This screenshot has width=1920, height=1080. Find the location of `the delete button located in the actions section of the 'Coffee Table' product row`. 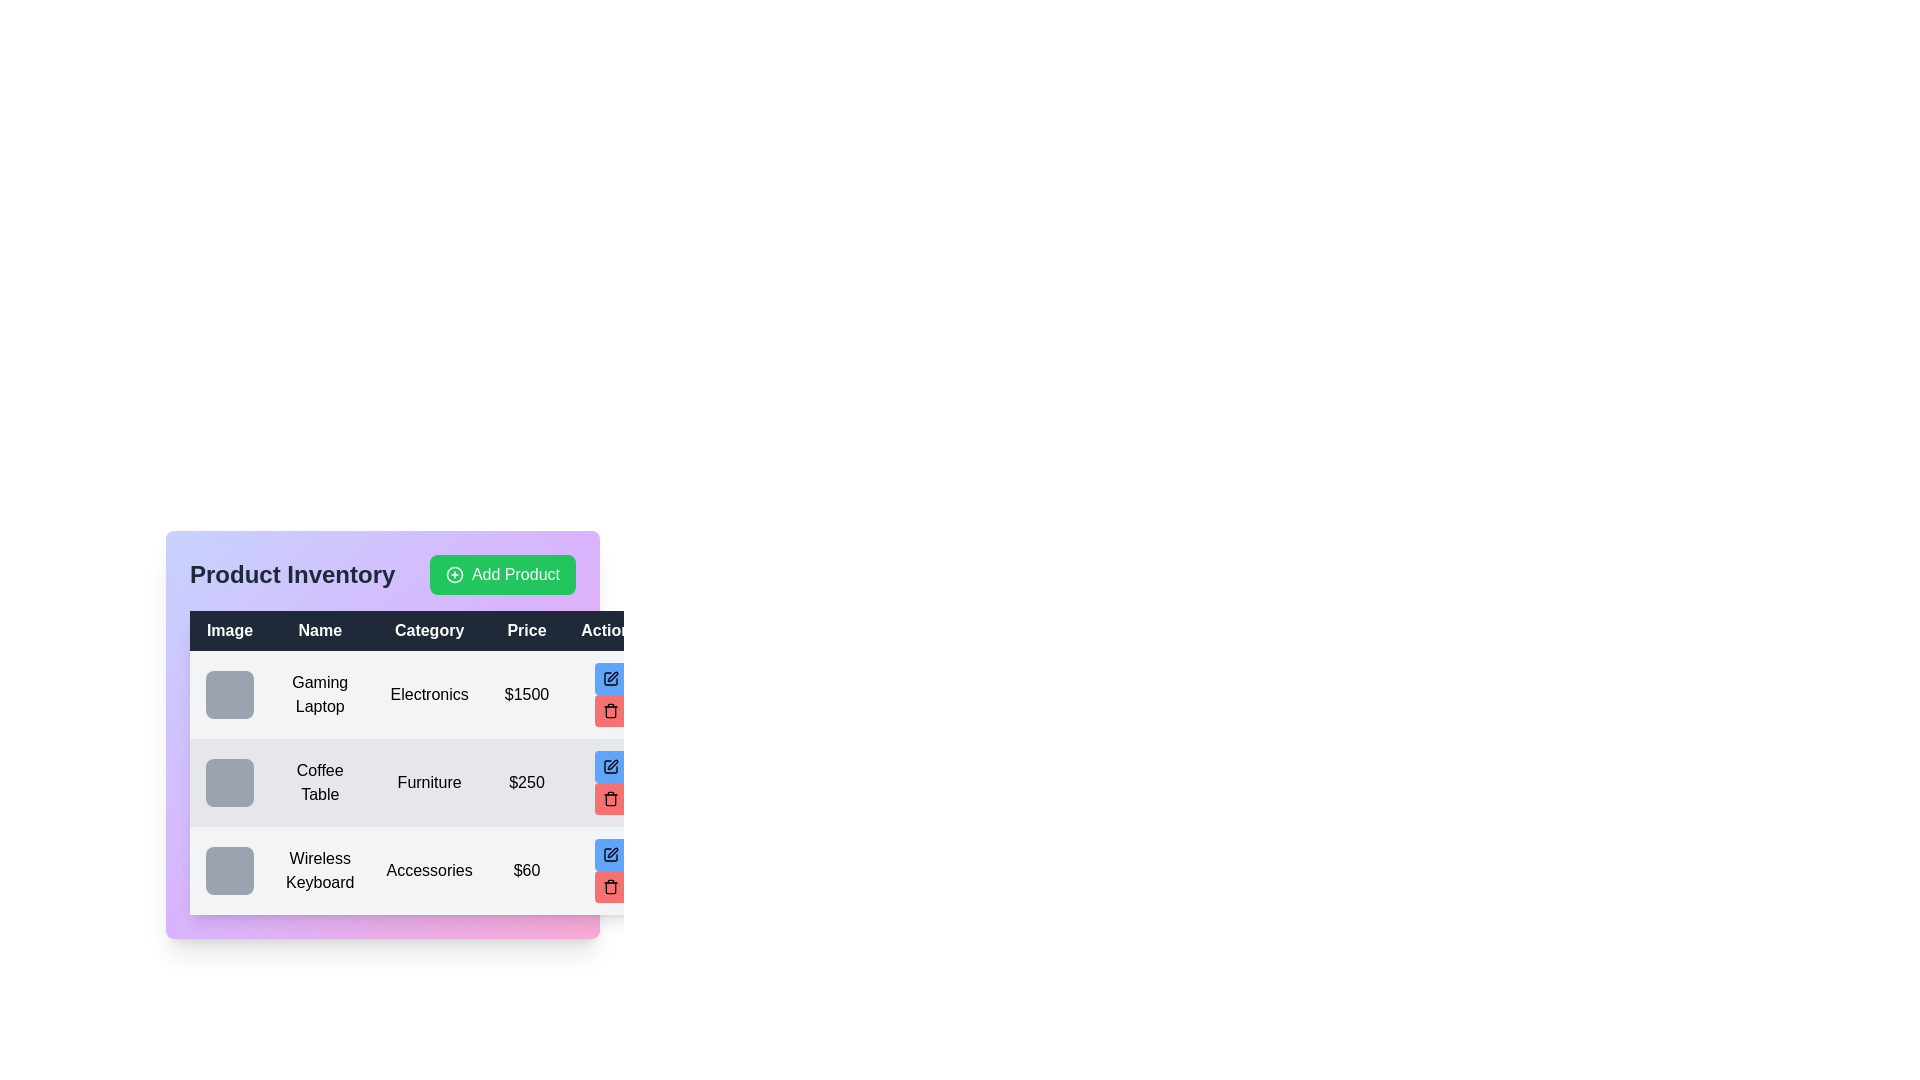

the delete button located in the actions section of the 'Coffee Table' product row is located at coordinates (609, 782).